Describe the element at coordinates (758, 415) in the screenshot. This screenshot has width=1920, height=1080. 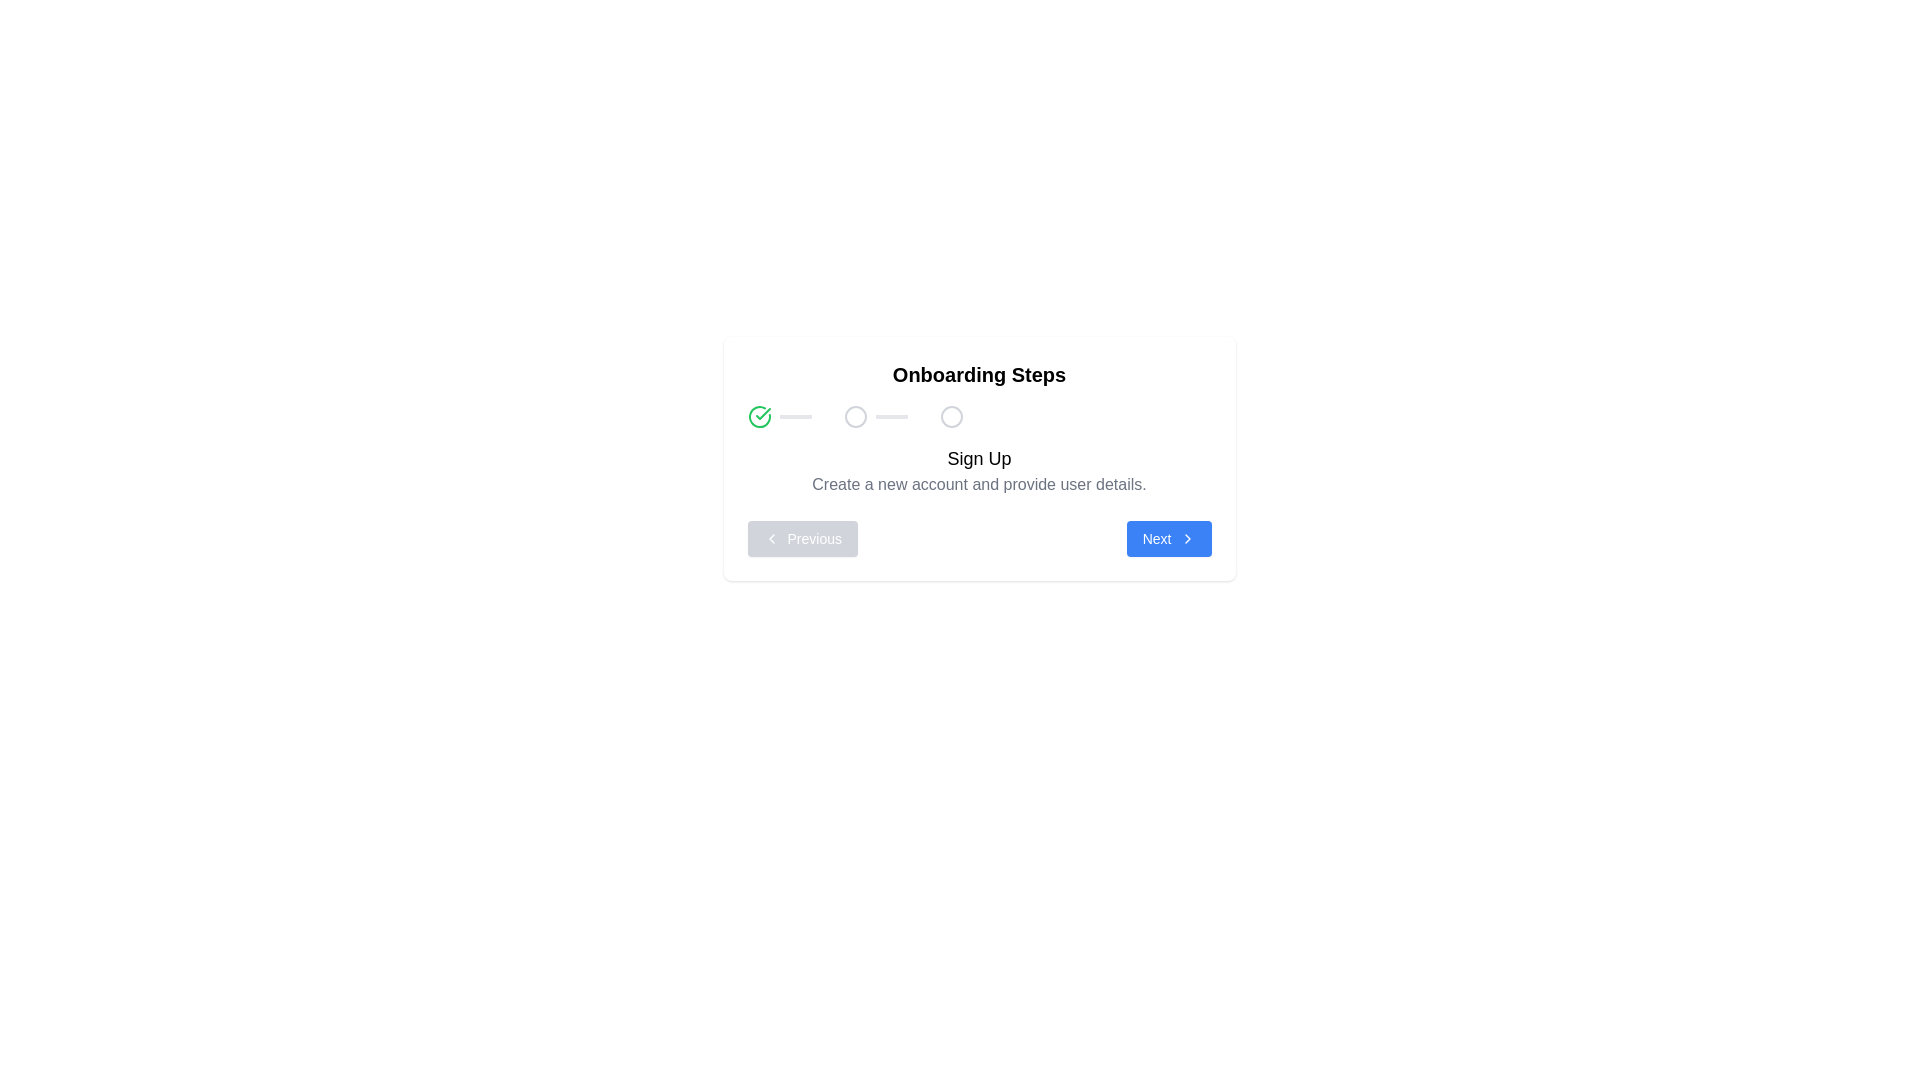
I see `the circular icon with a green outline and a checkmark inside, indicating the completion of the first step in the onboarding progress tracker` at that location.